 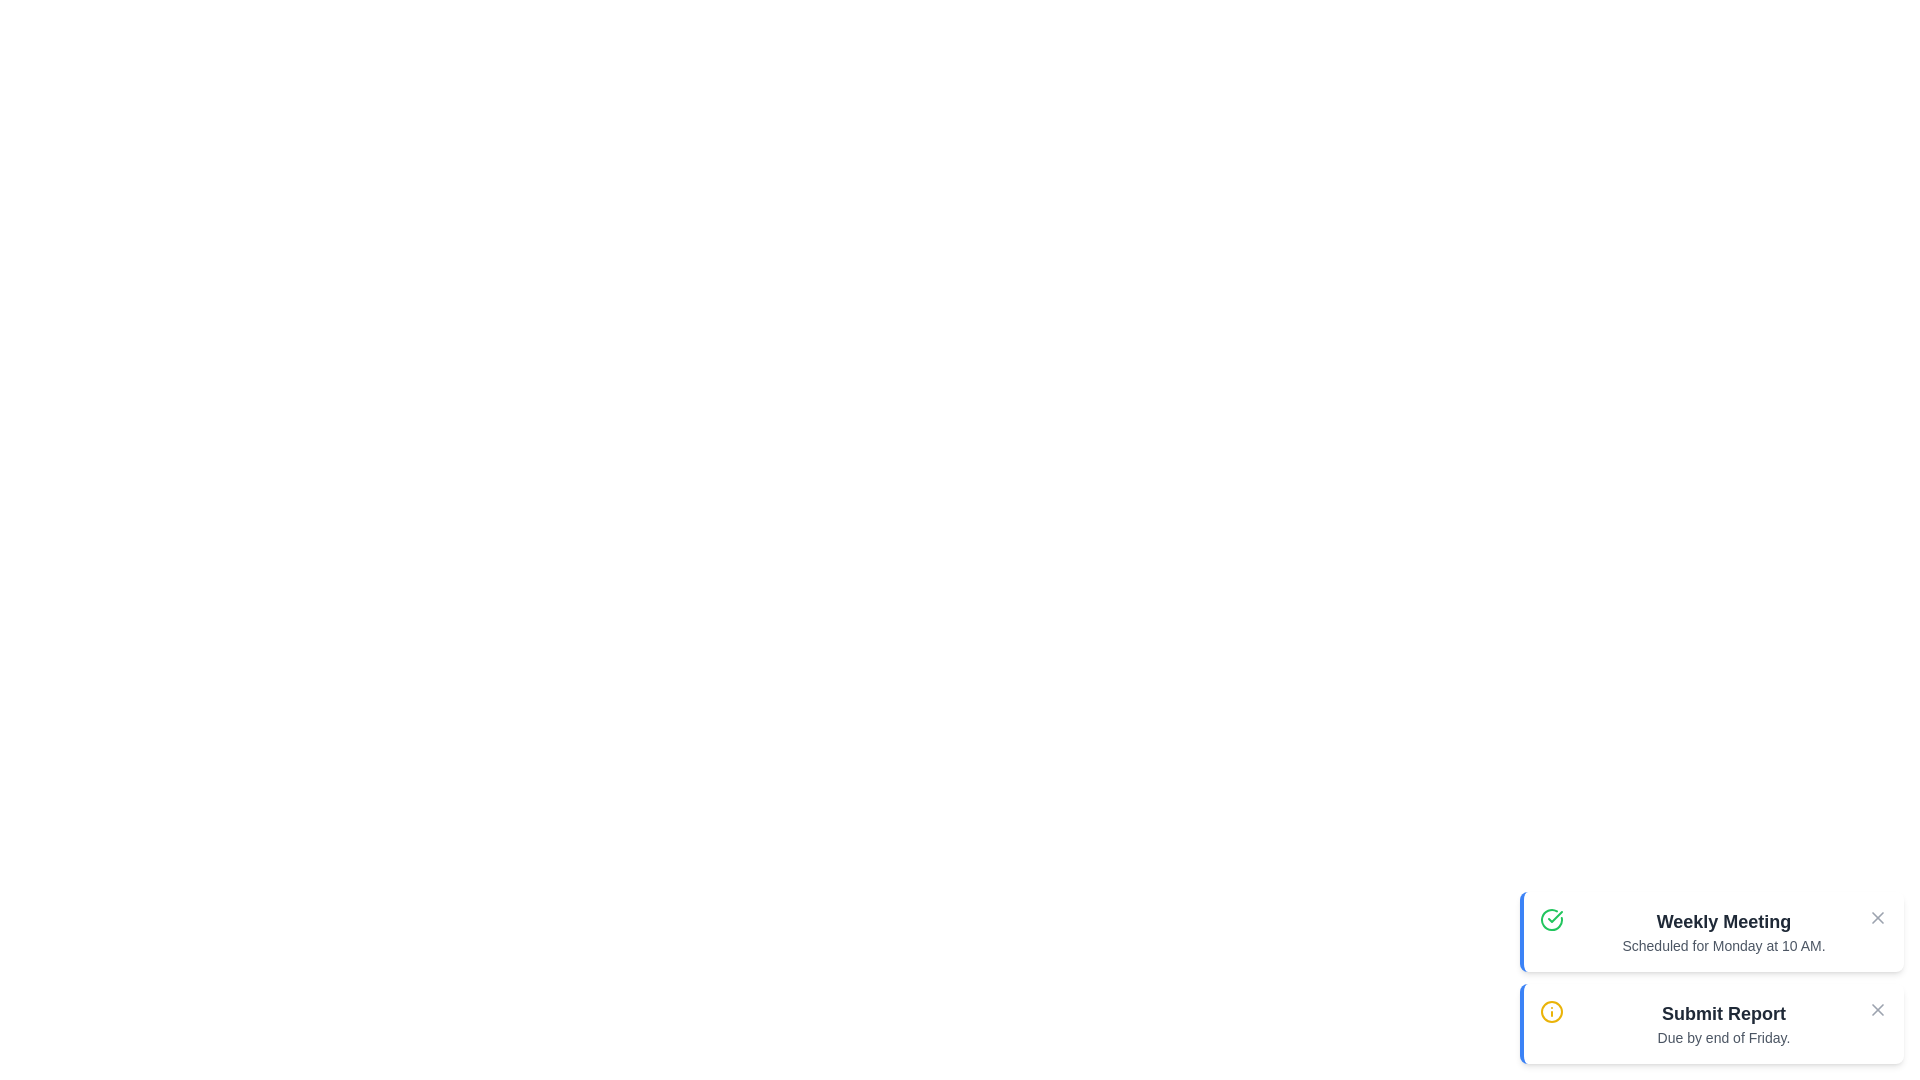 What do you see at coordinates (1711, 932) in the screenshot?
I see `the notification titled 'Weekly Meeting' to read its details` at bounding box center [1711, 932].